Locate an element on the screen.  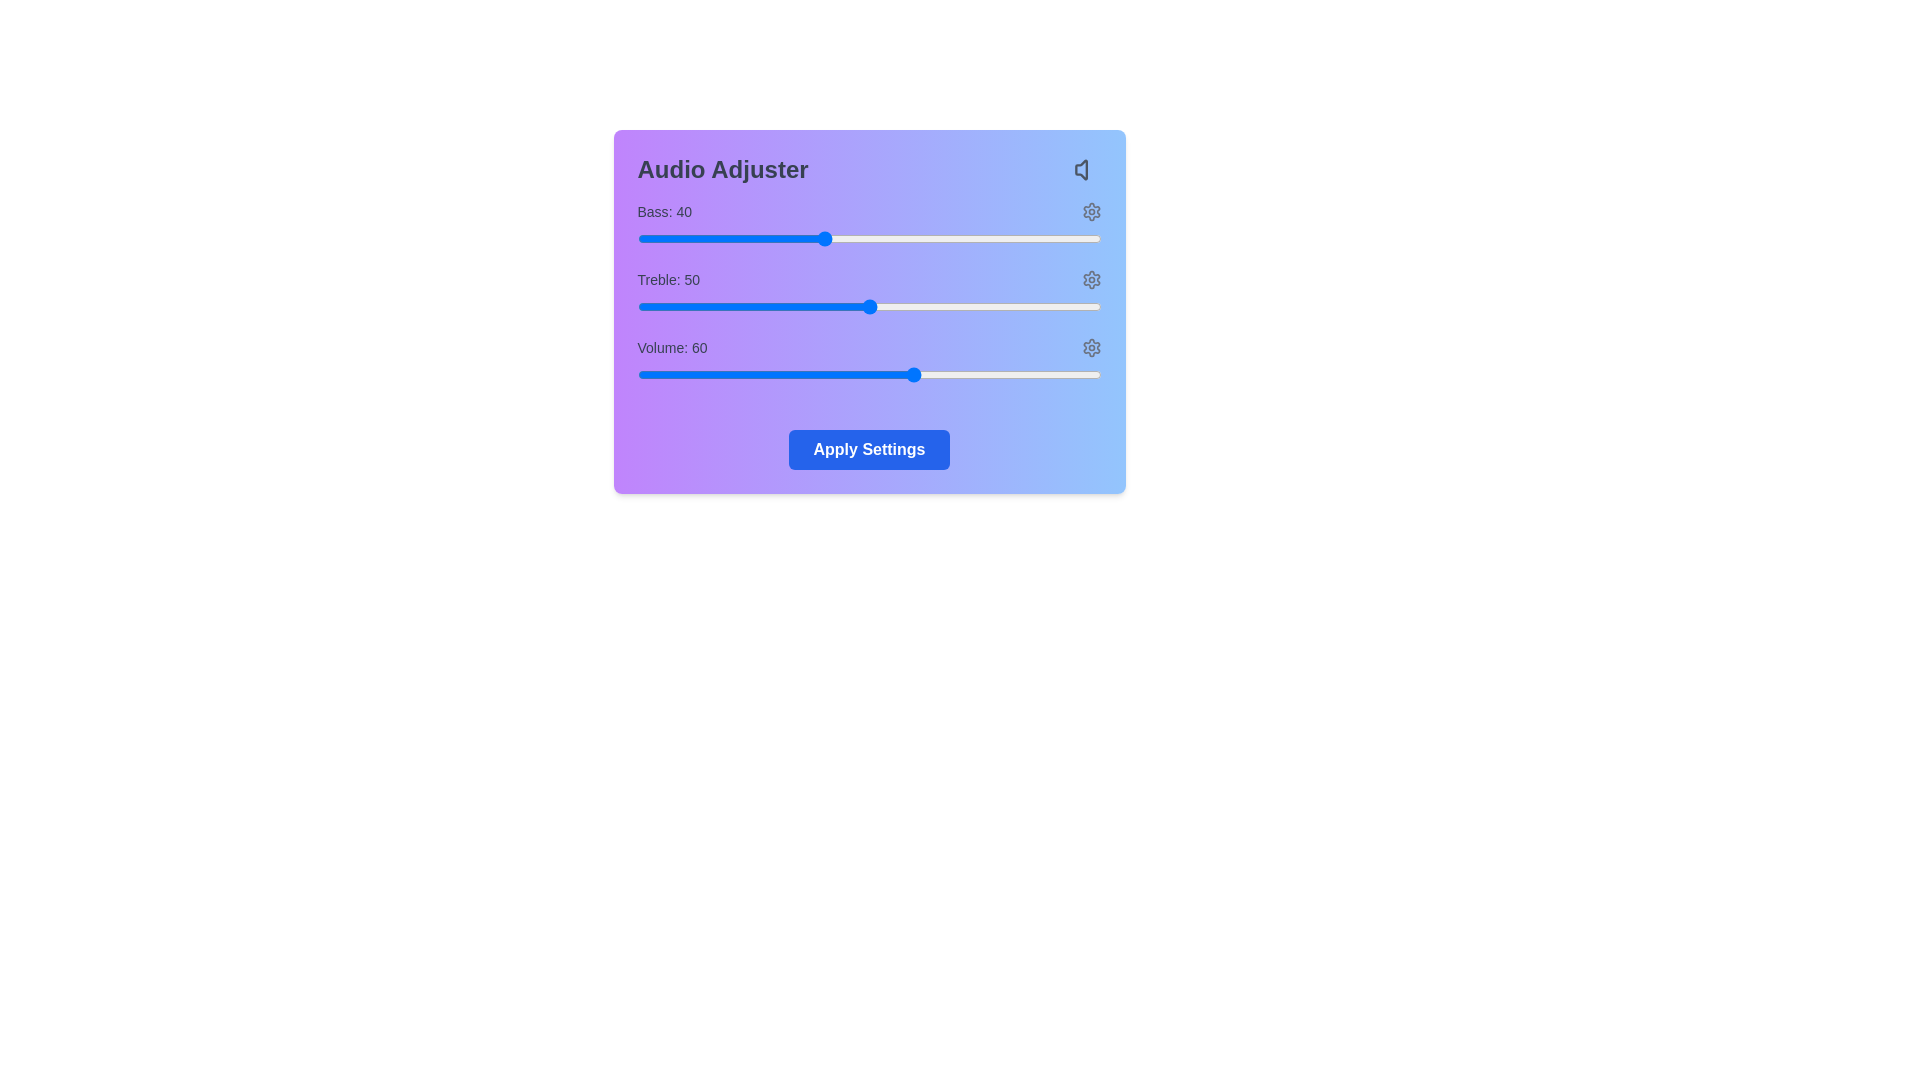
volume level is located at coordinates (1081, 374).